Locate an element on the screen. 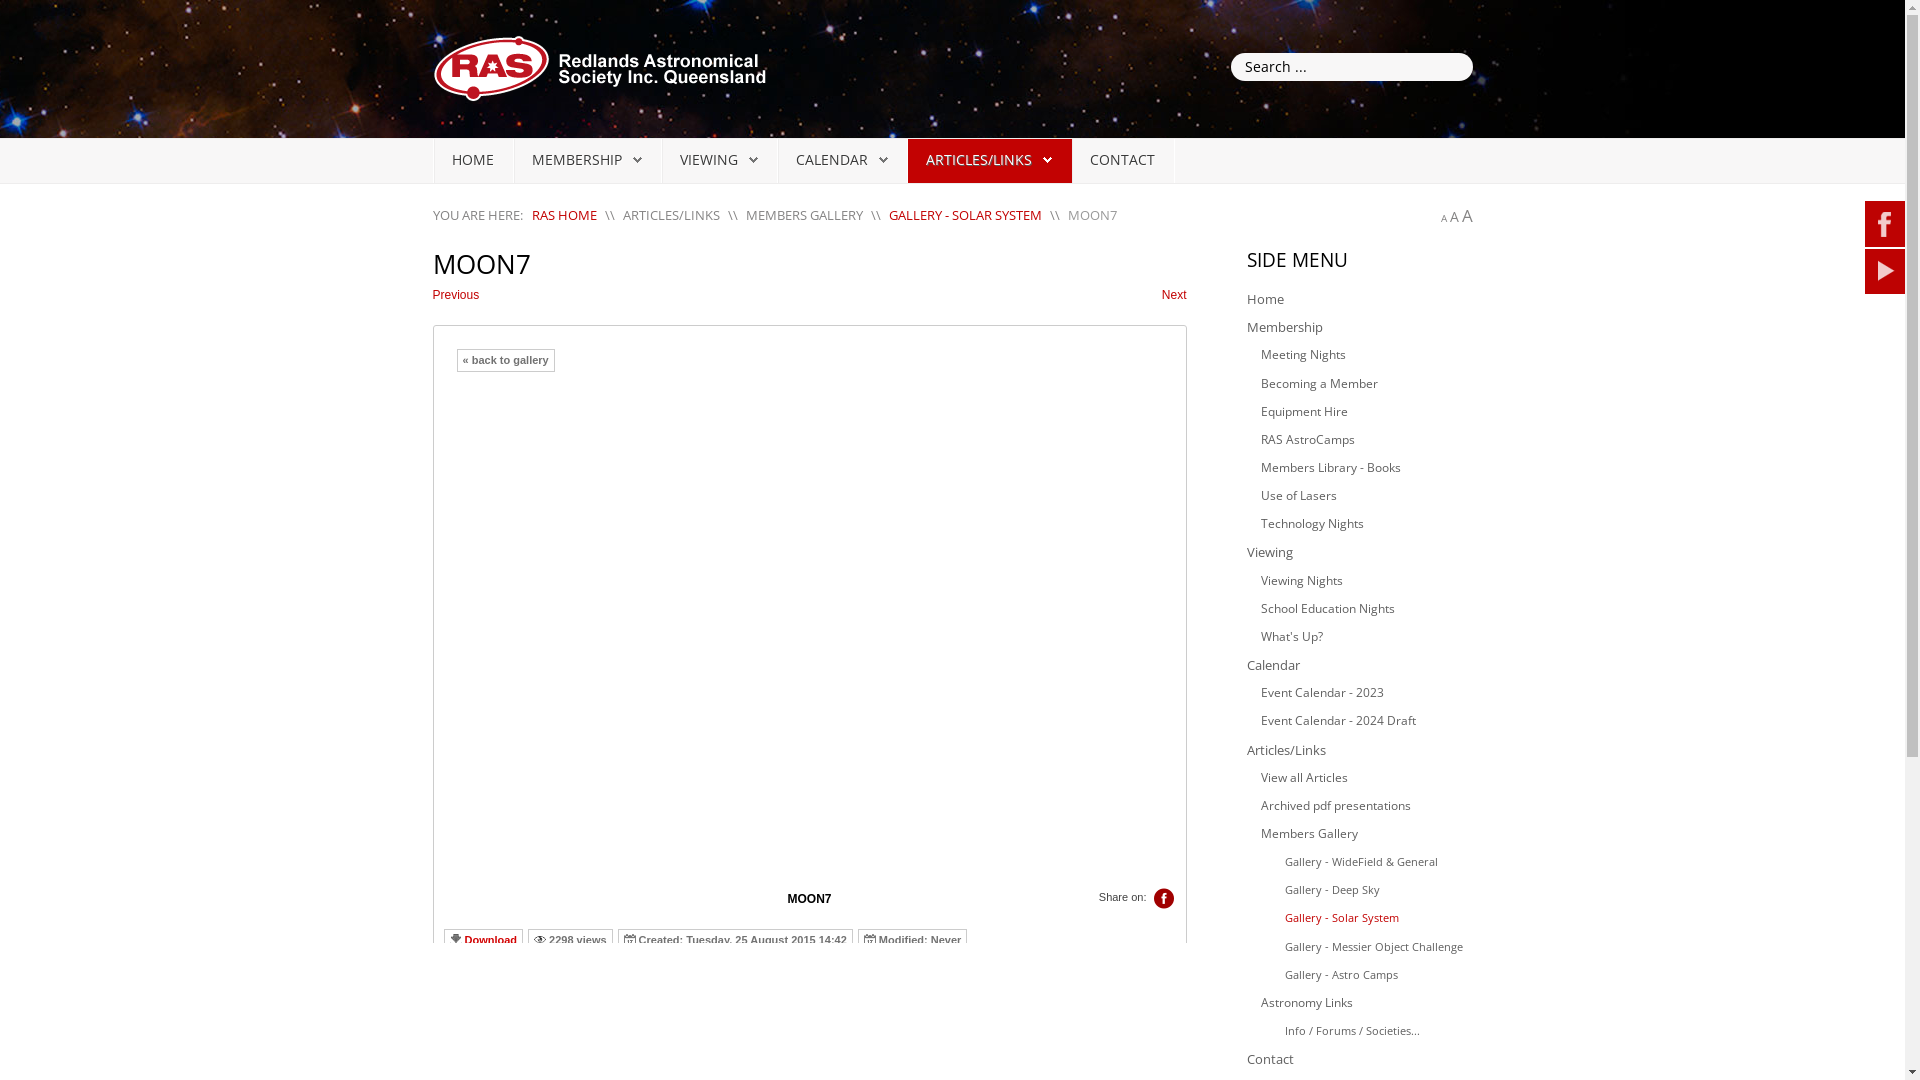 This screenshot has height=1080, width=1920. 'Next' is located at coordinates (1174, 295).